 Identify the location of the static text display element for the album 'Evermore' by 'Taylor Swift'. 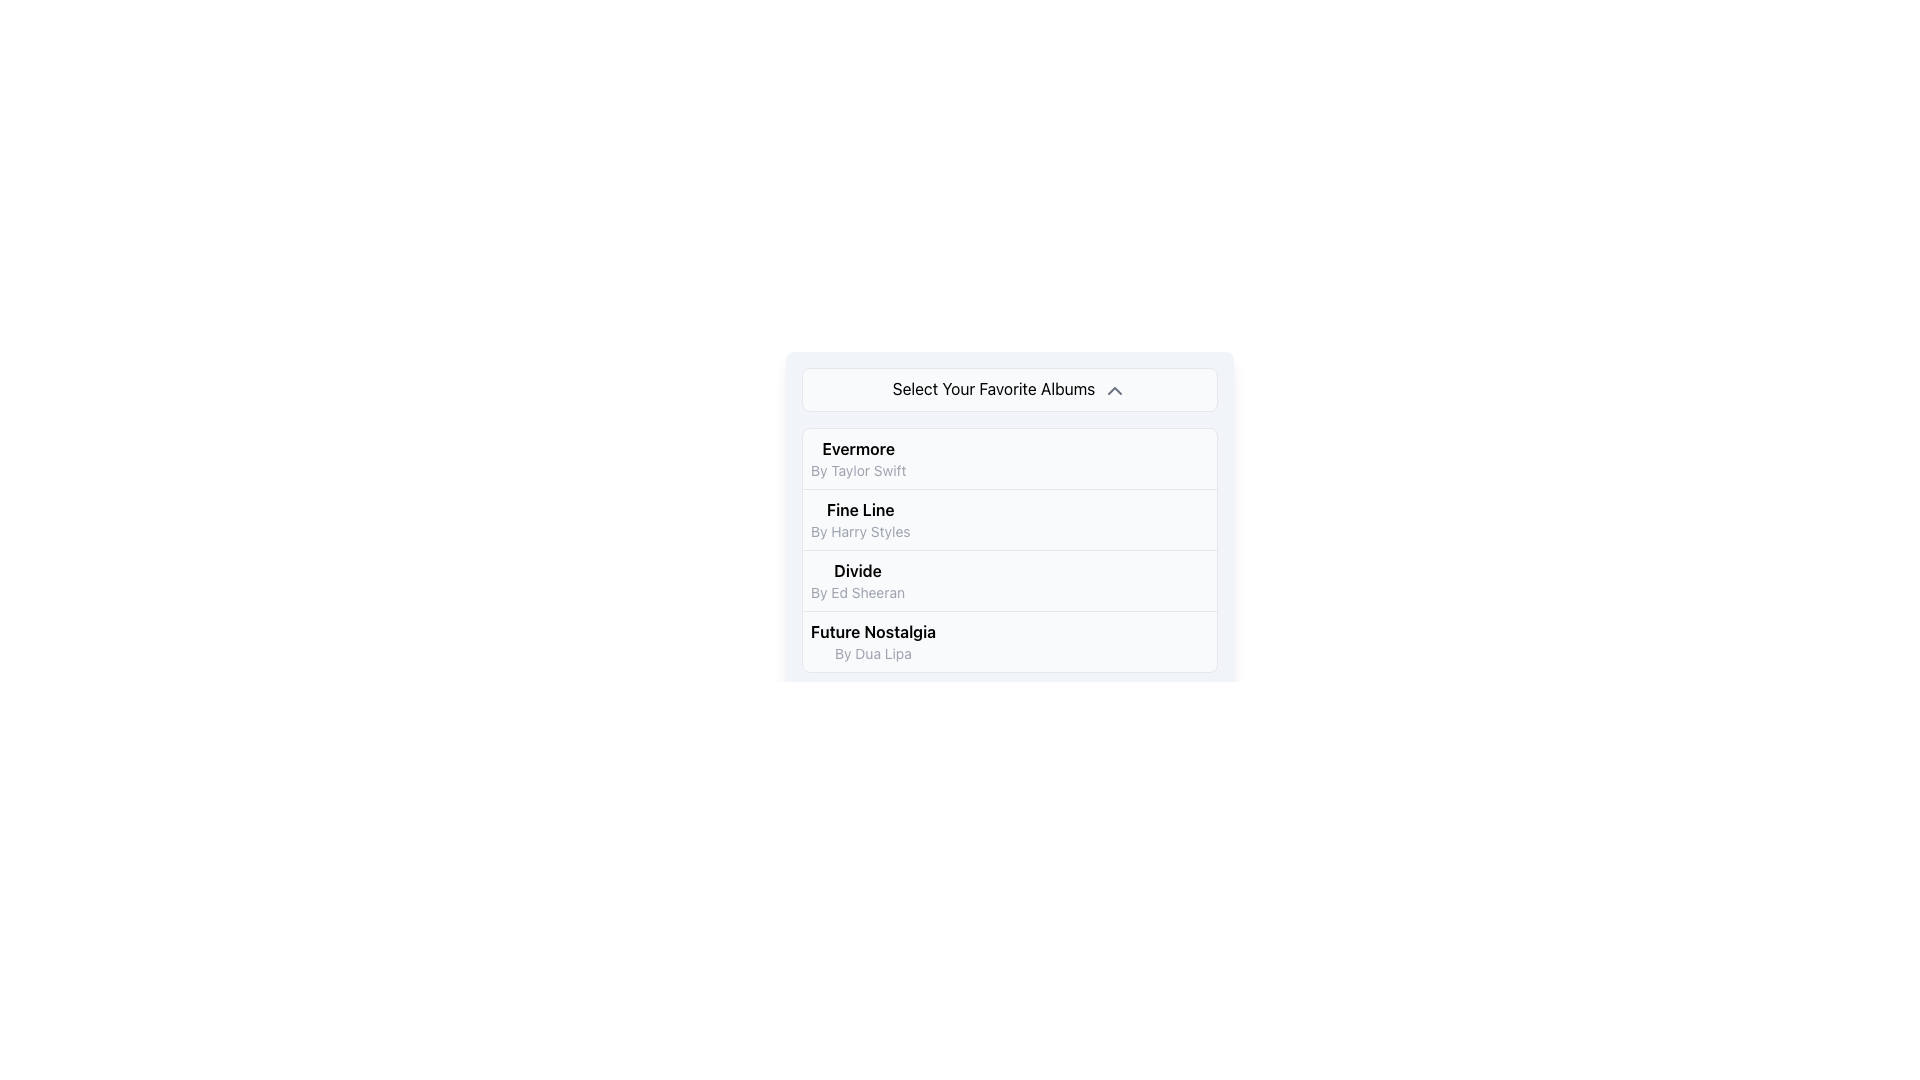
(858, 458).